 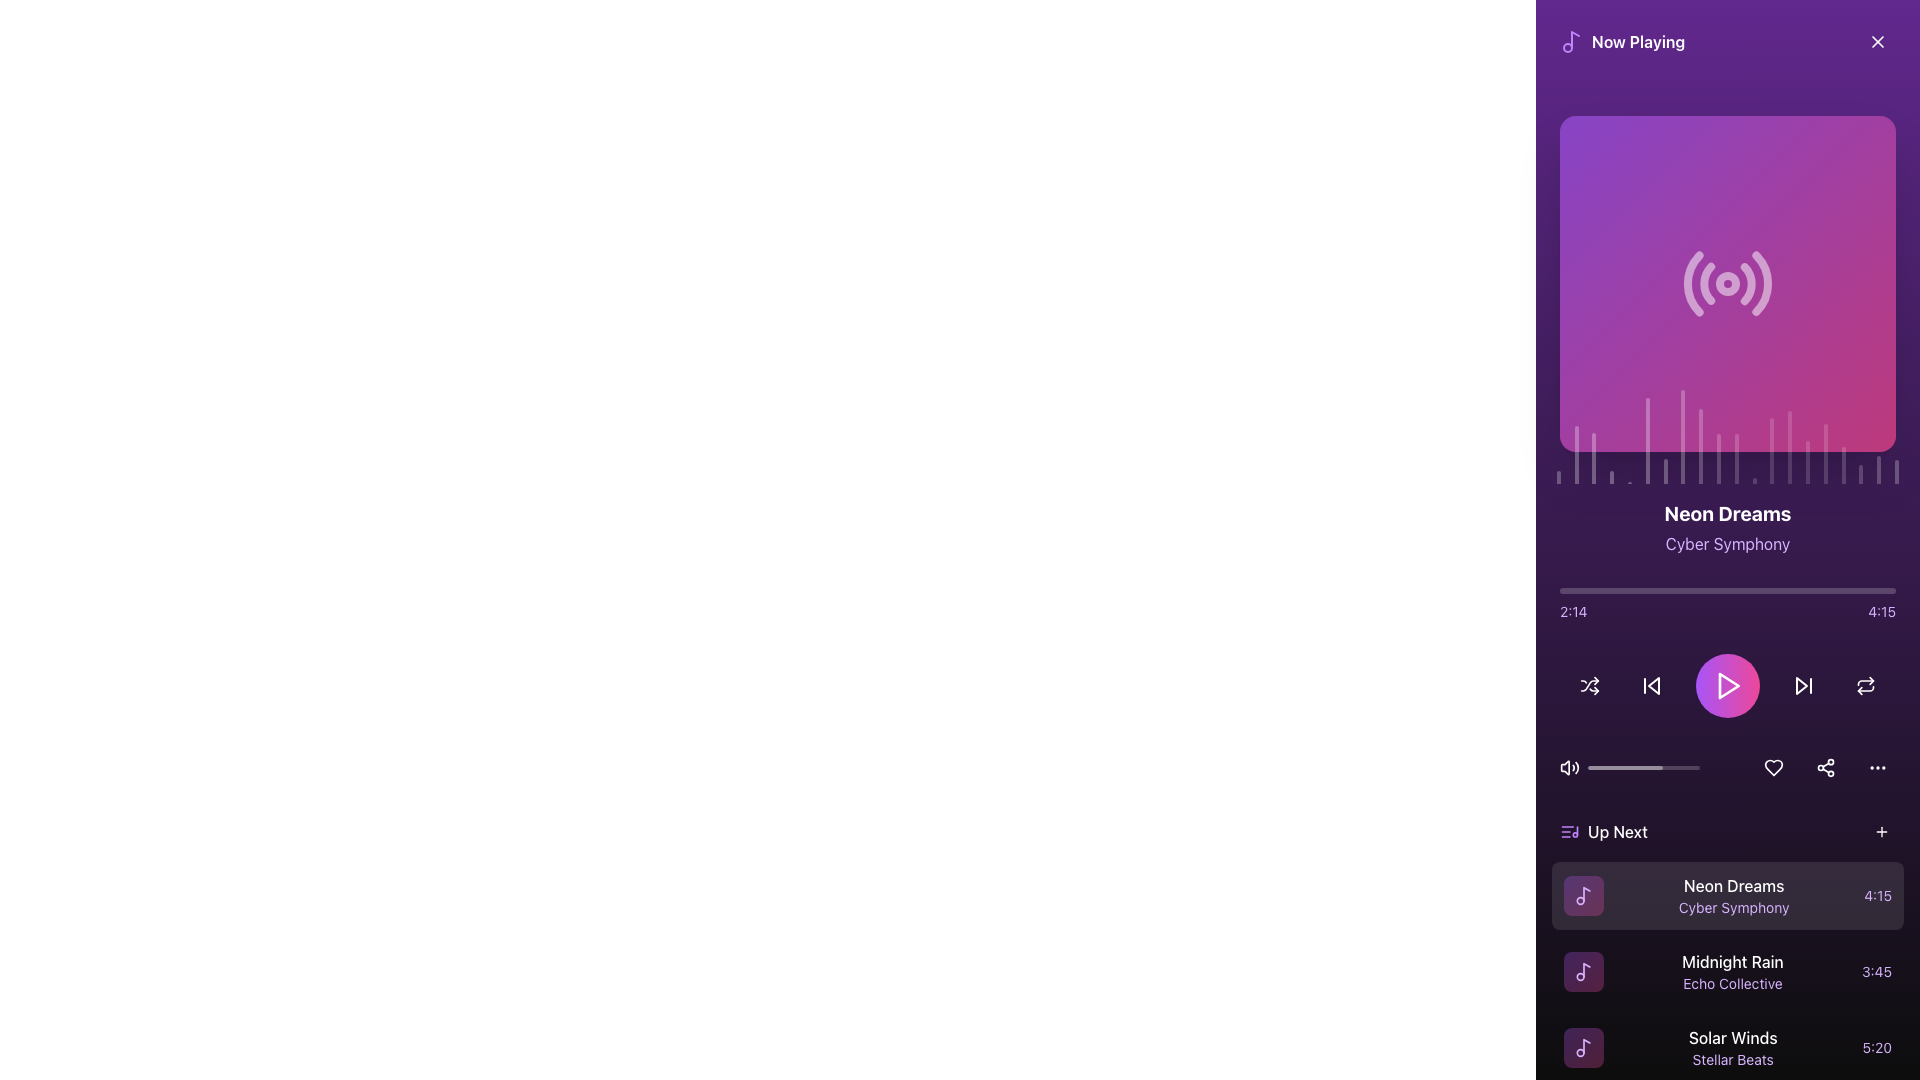 I want to click on the static text label displaying the duration of the track 'Midnight Rain', positioned in the lower right corner of the 'Up Next' list item, so click(x=1875, y=971).